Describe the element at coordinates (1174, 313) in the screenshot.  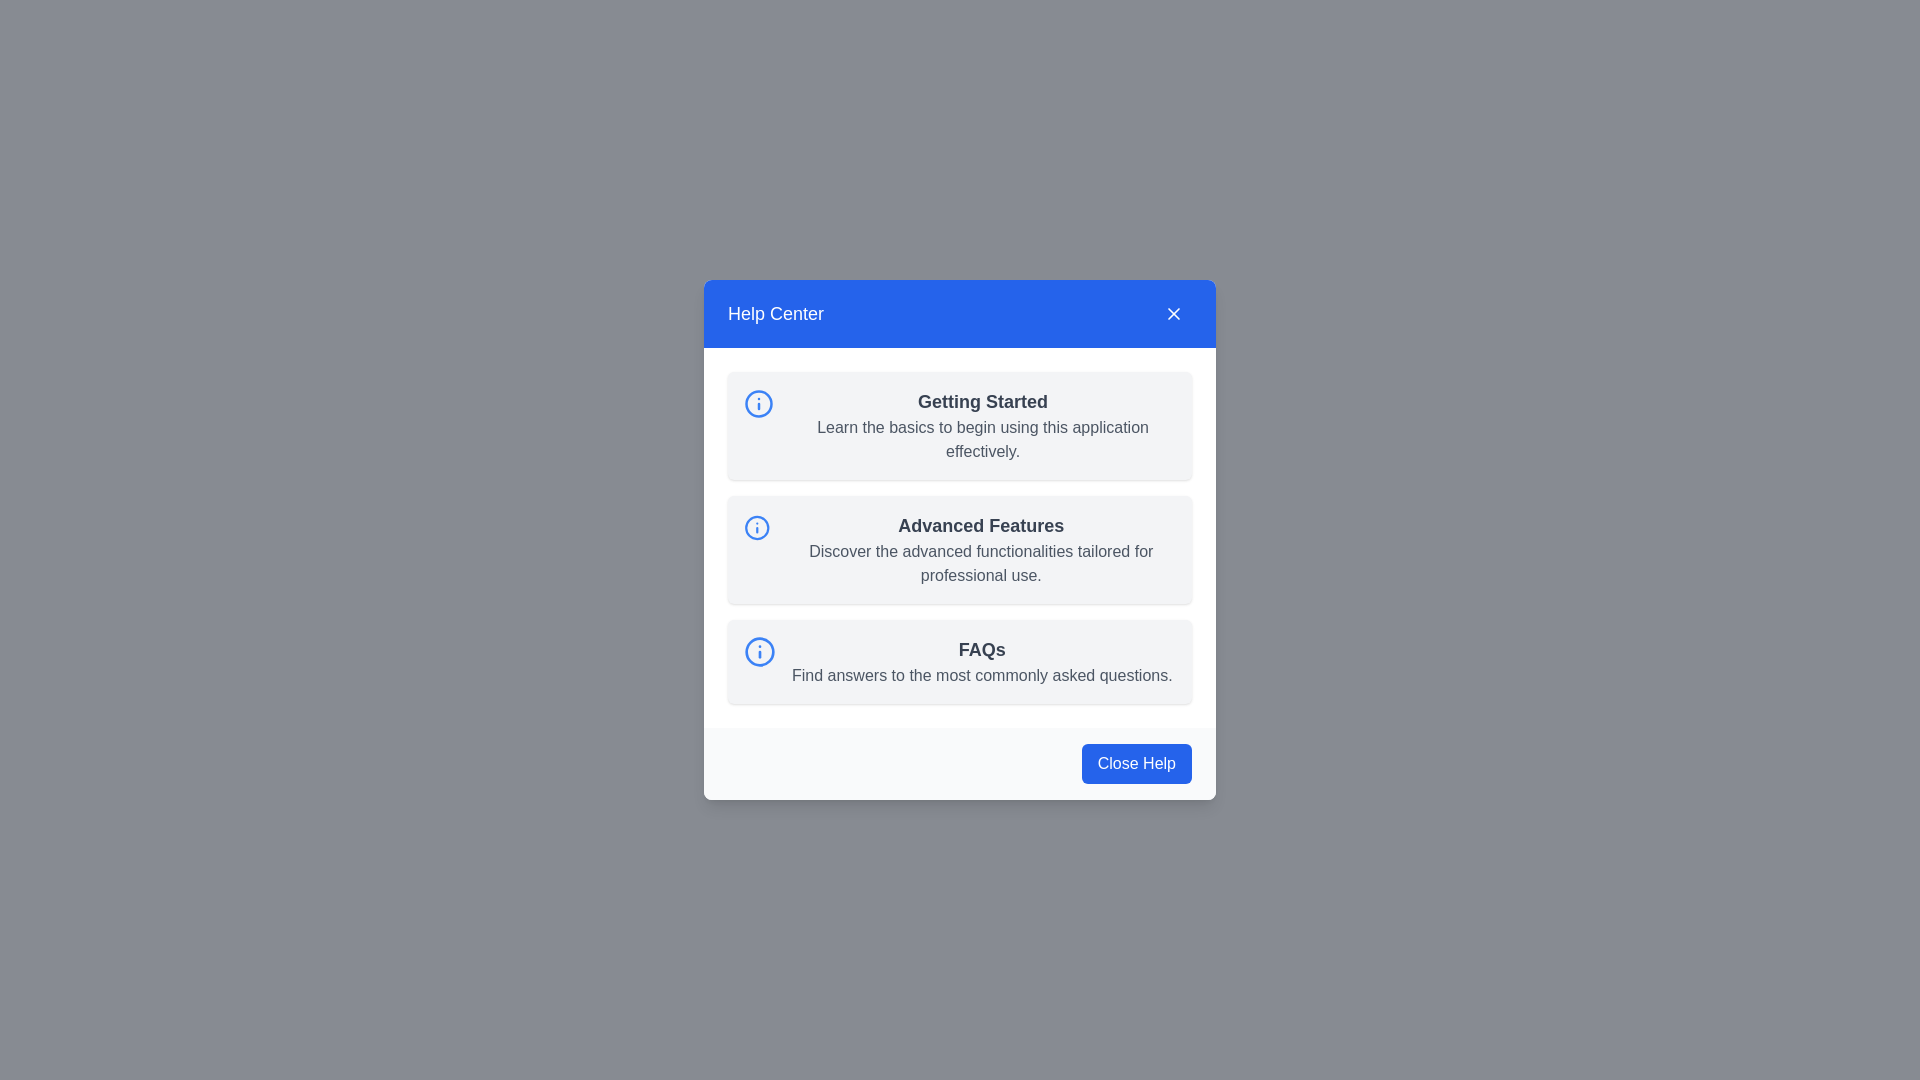
I see `the close button located at the top-right corner of the 'Help Center' dialog box` at that location.